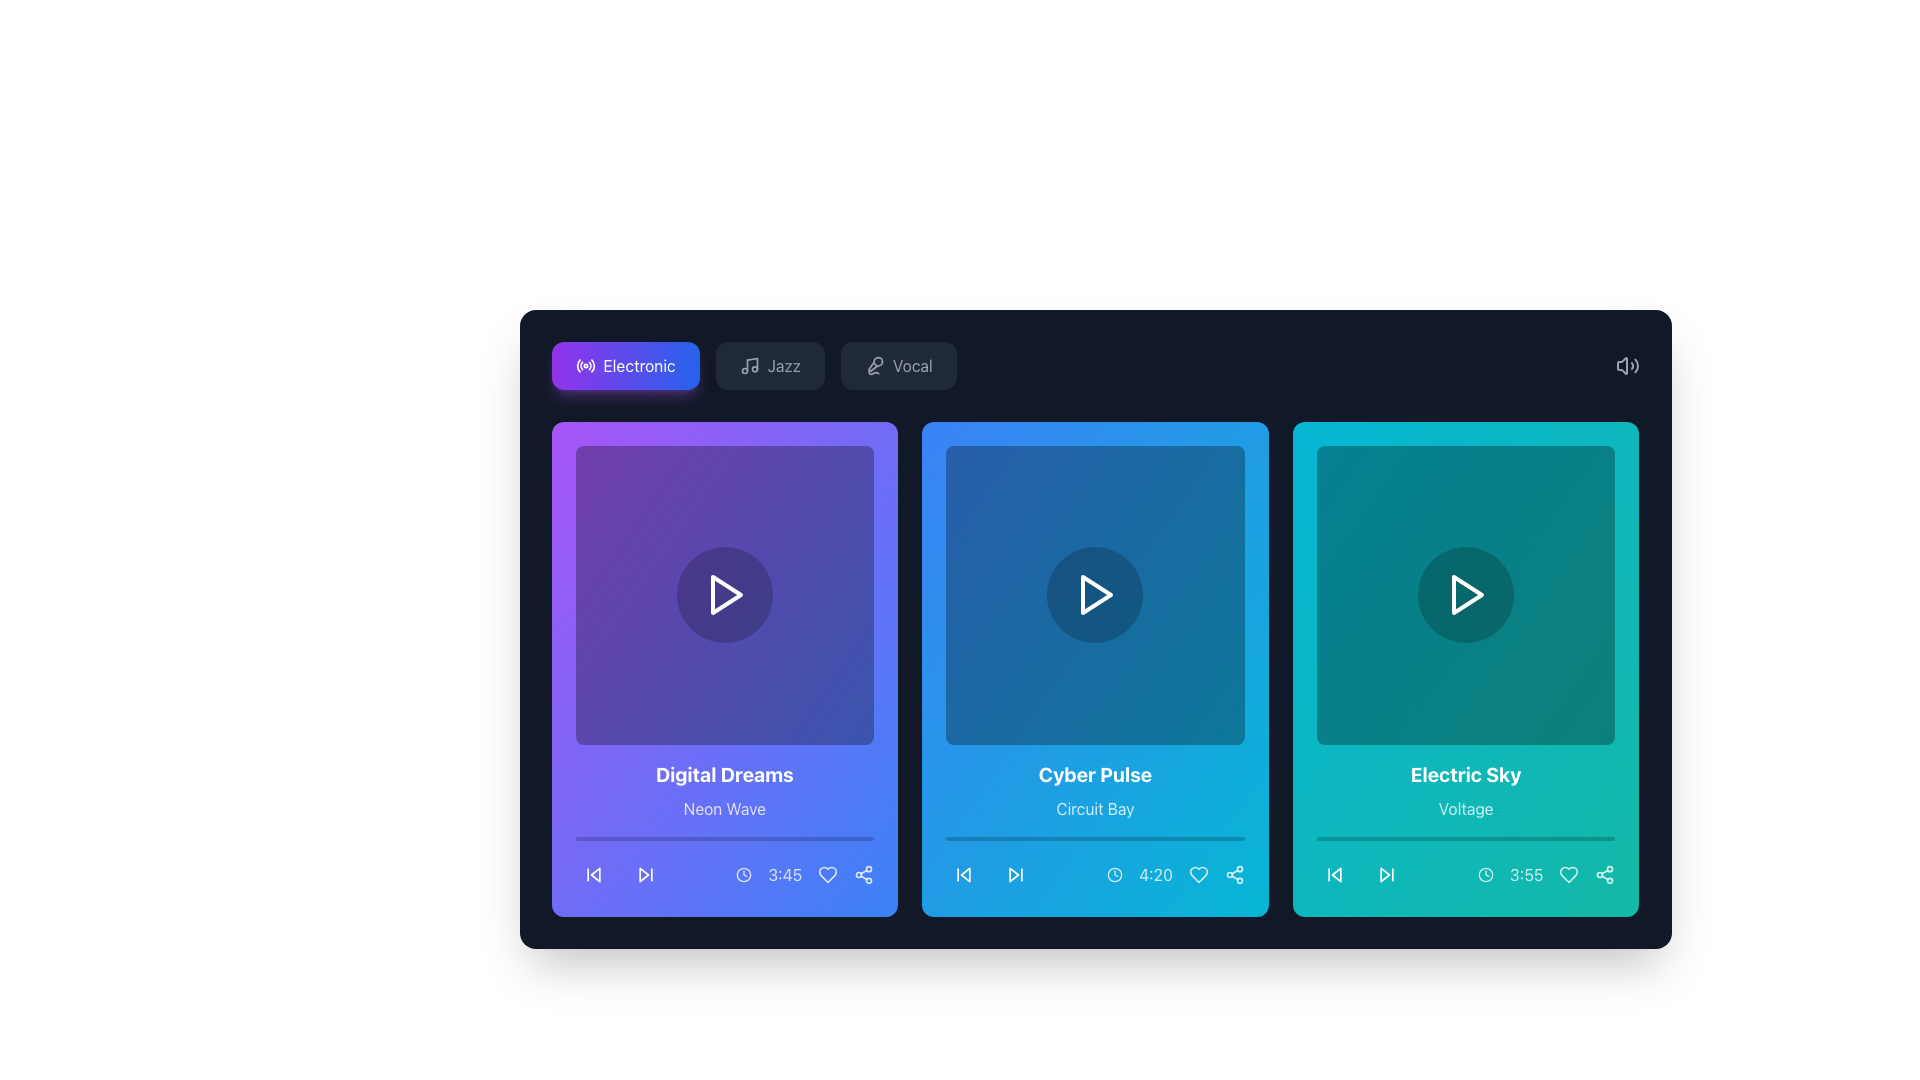  What do you see at coordinates (1334, 873) in the screenshot?
I see `the circular button with a back arrow icon in the bottom right section of the 'Electric Sky' card to skip back` at bounding box center [1334, 873].